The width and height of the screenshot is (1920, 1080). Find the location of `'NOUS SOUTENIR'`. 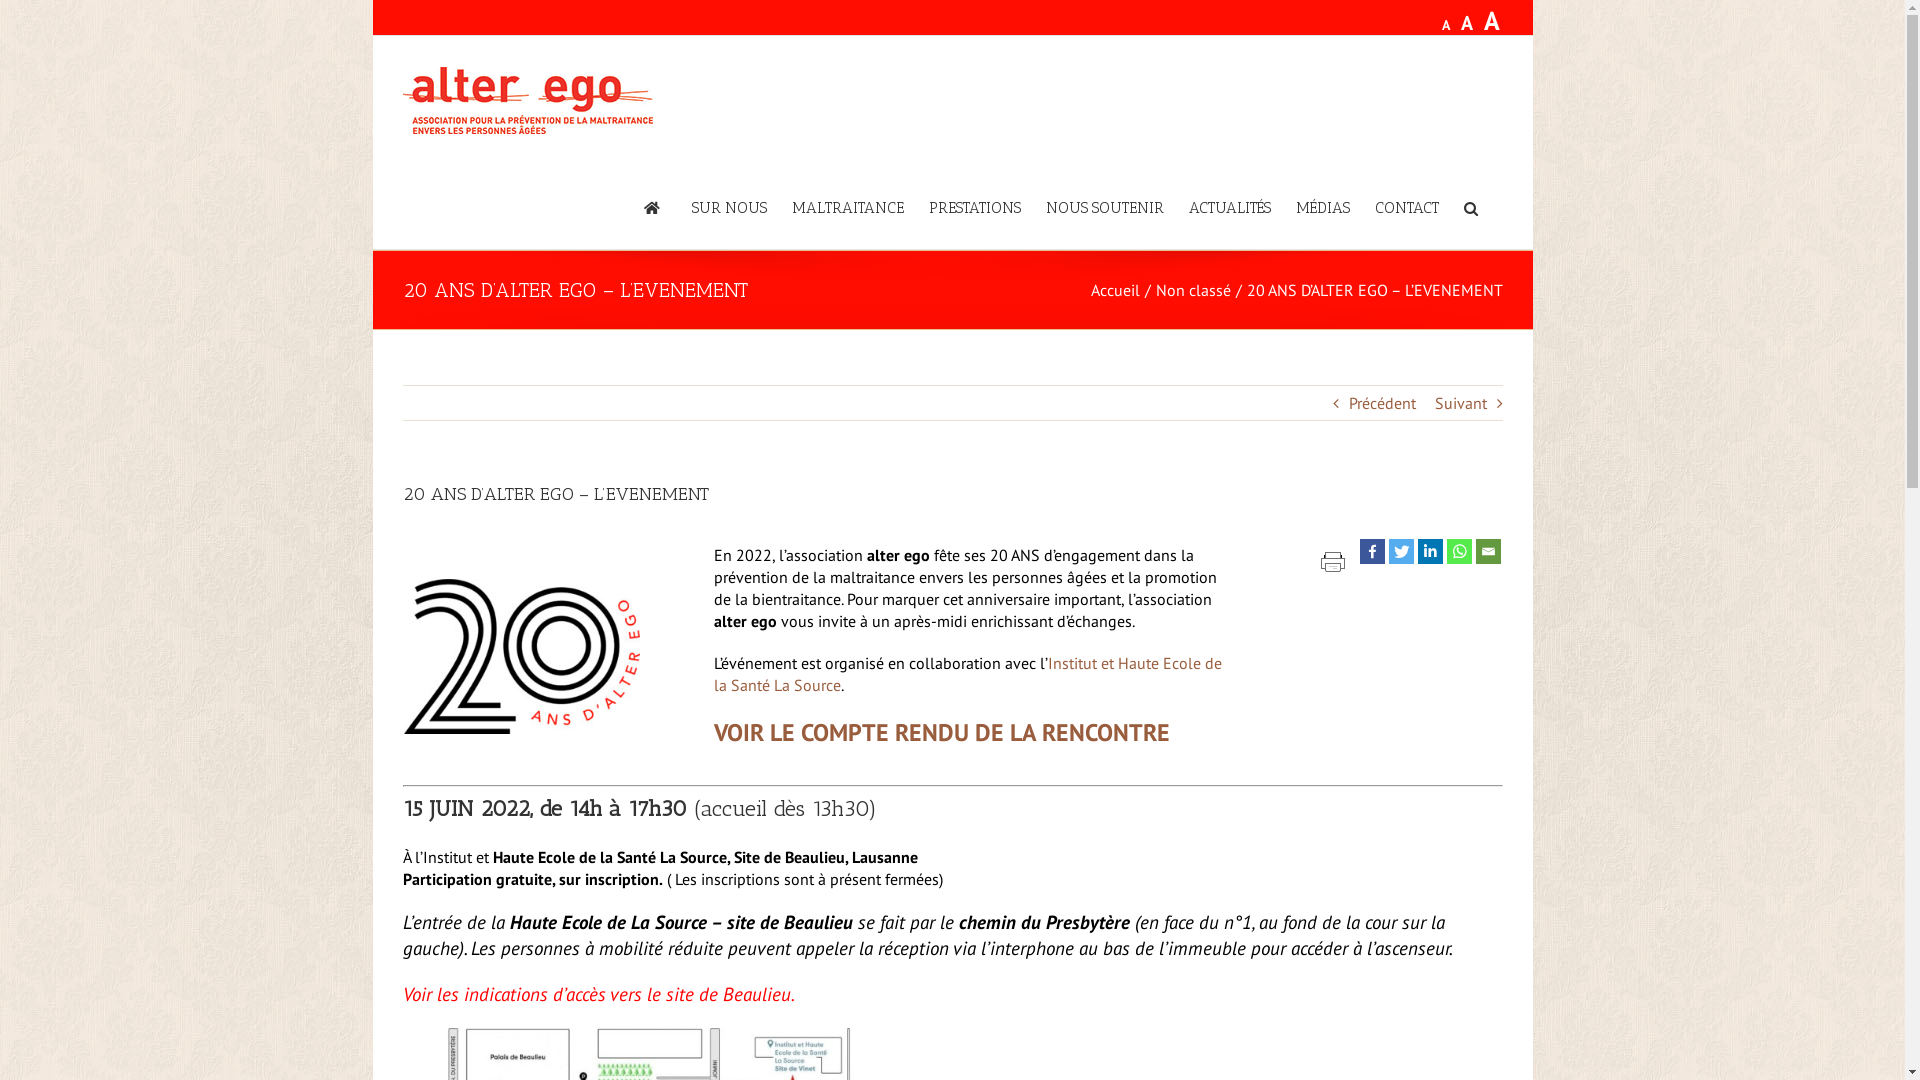

'NOUS SOUTENIR' is located at coordinates (1103, 207).